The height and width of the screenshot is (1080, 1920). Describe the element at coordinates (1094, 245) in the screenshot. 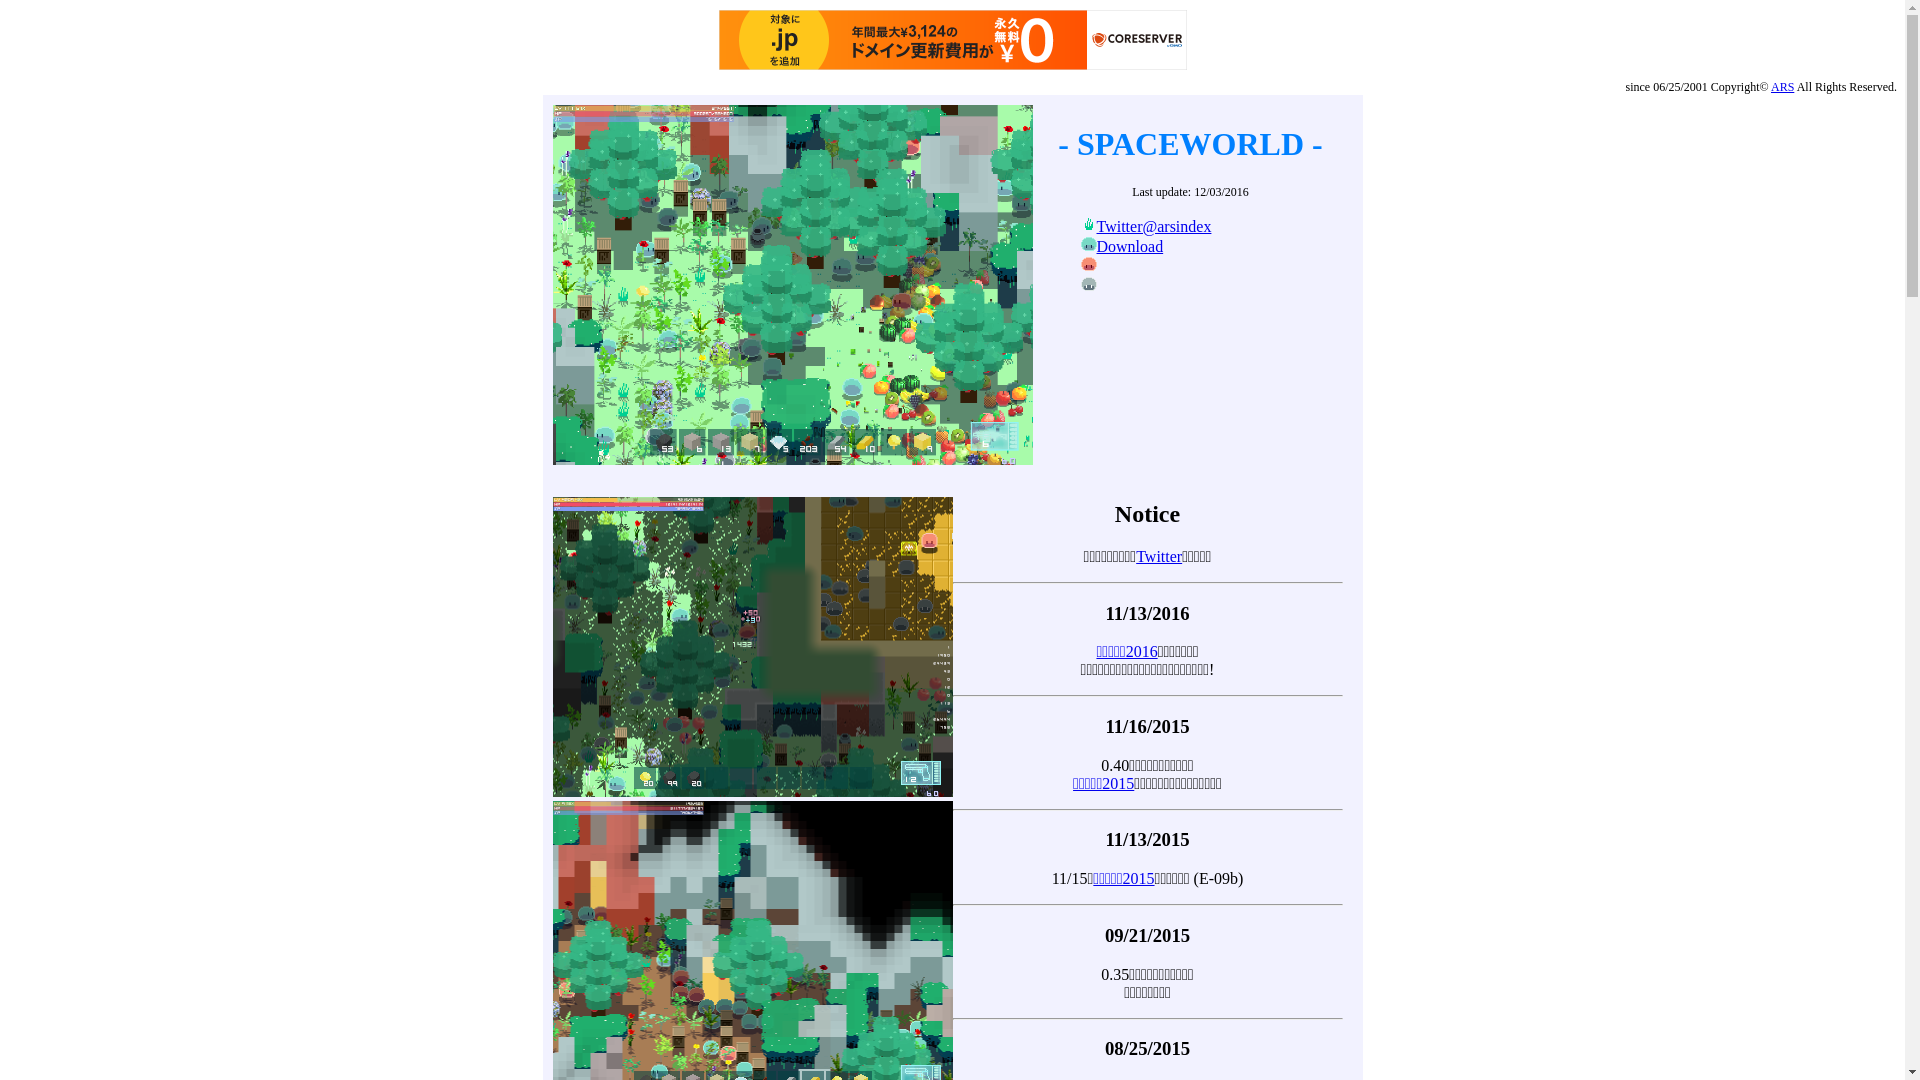

I see `'Download'` at that location.